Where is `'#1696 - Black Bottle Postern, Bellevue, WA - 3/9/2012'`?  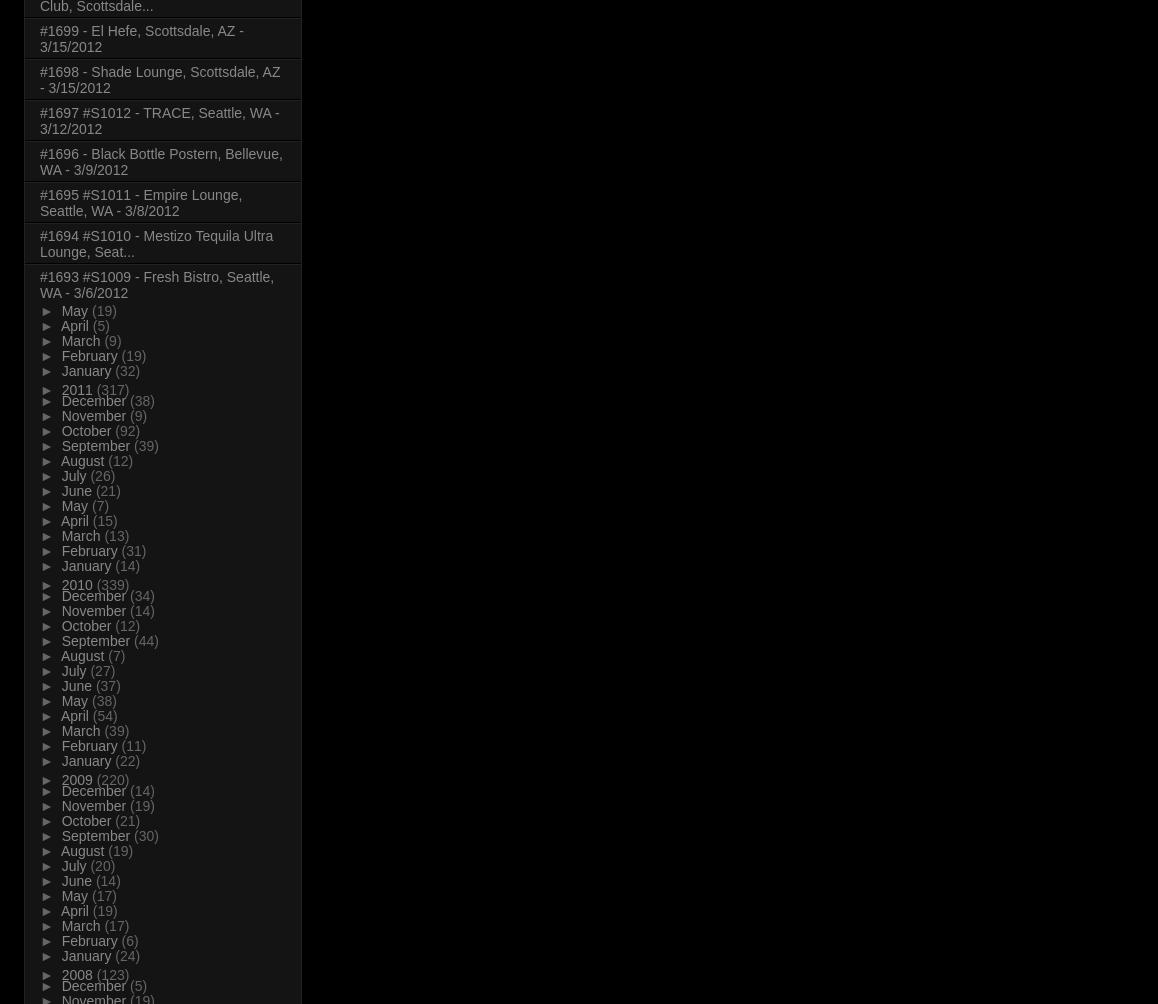
'#1696 - Black Bottle Postern, Bellevue, WA - 3/9/2012' is located at coordinates (38, 160).